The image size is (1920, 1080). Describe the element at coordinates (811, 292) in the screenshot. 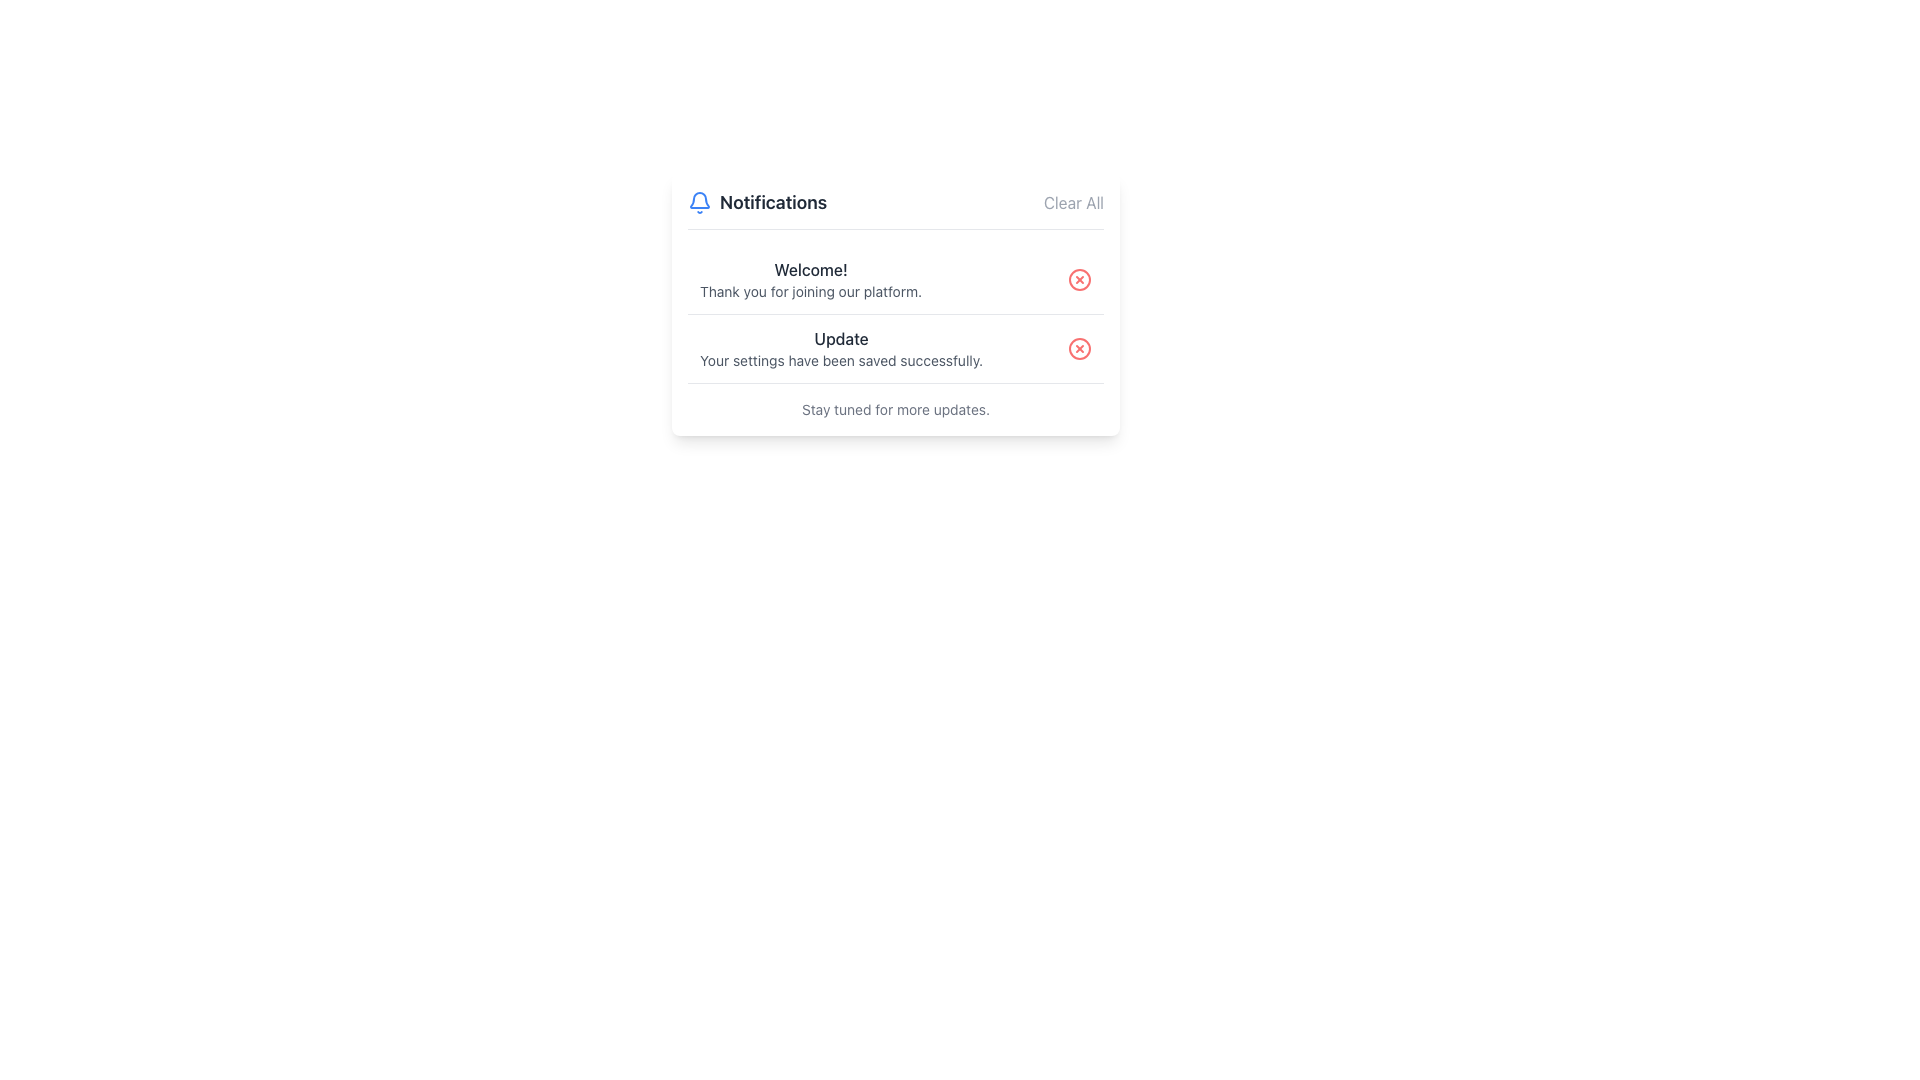

I see `the text element reading 'Thank you for joining our platform.' which is located directly below the title 'Welcome!' in the notification panel` at that location.